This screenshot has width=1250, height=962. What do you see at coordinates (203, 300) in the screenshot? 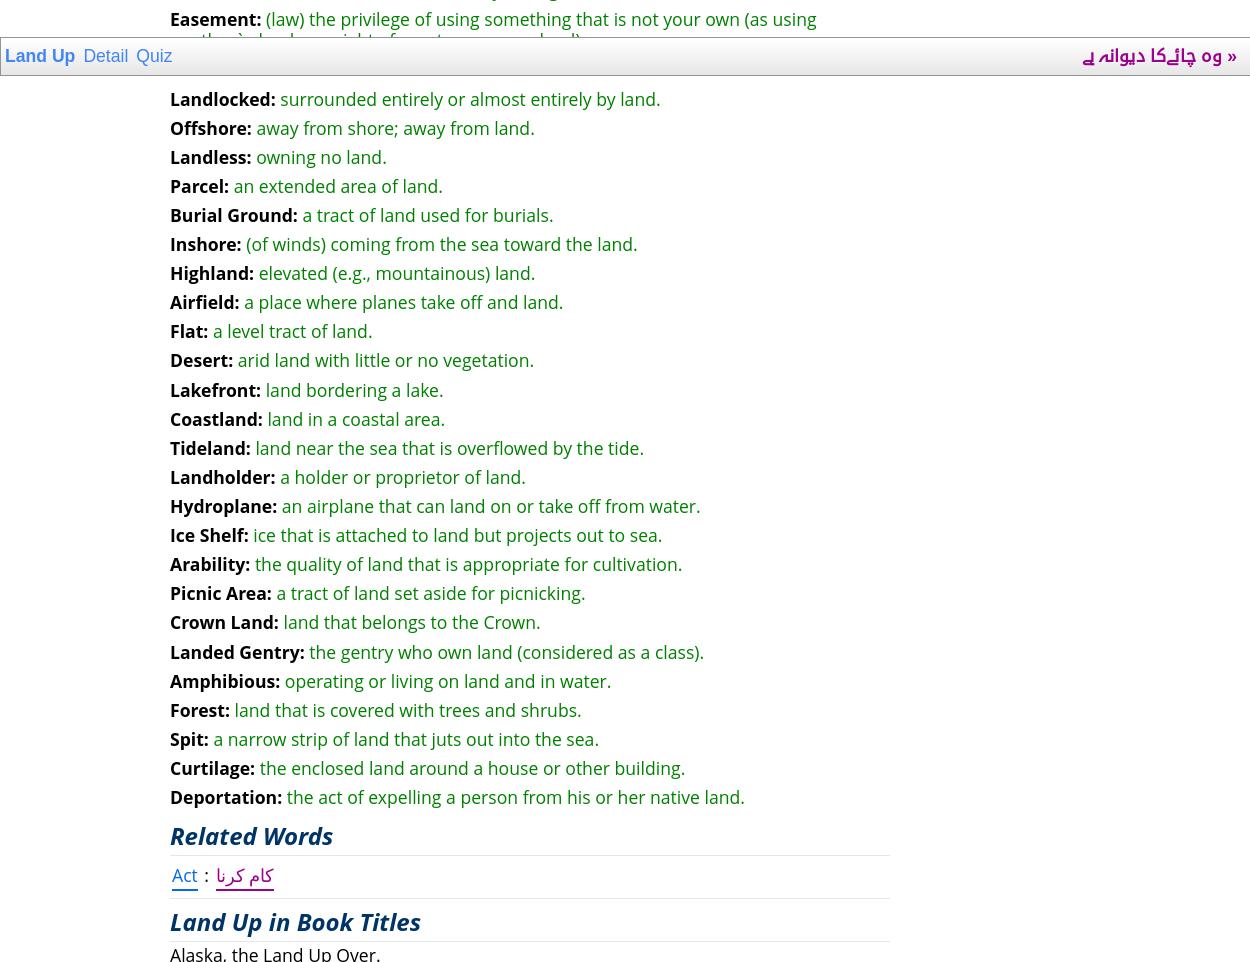
I see `'Airfield:'` at bounding box center [203, 300].